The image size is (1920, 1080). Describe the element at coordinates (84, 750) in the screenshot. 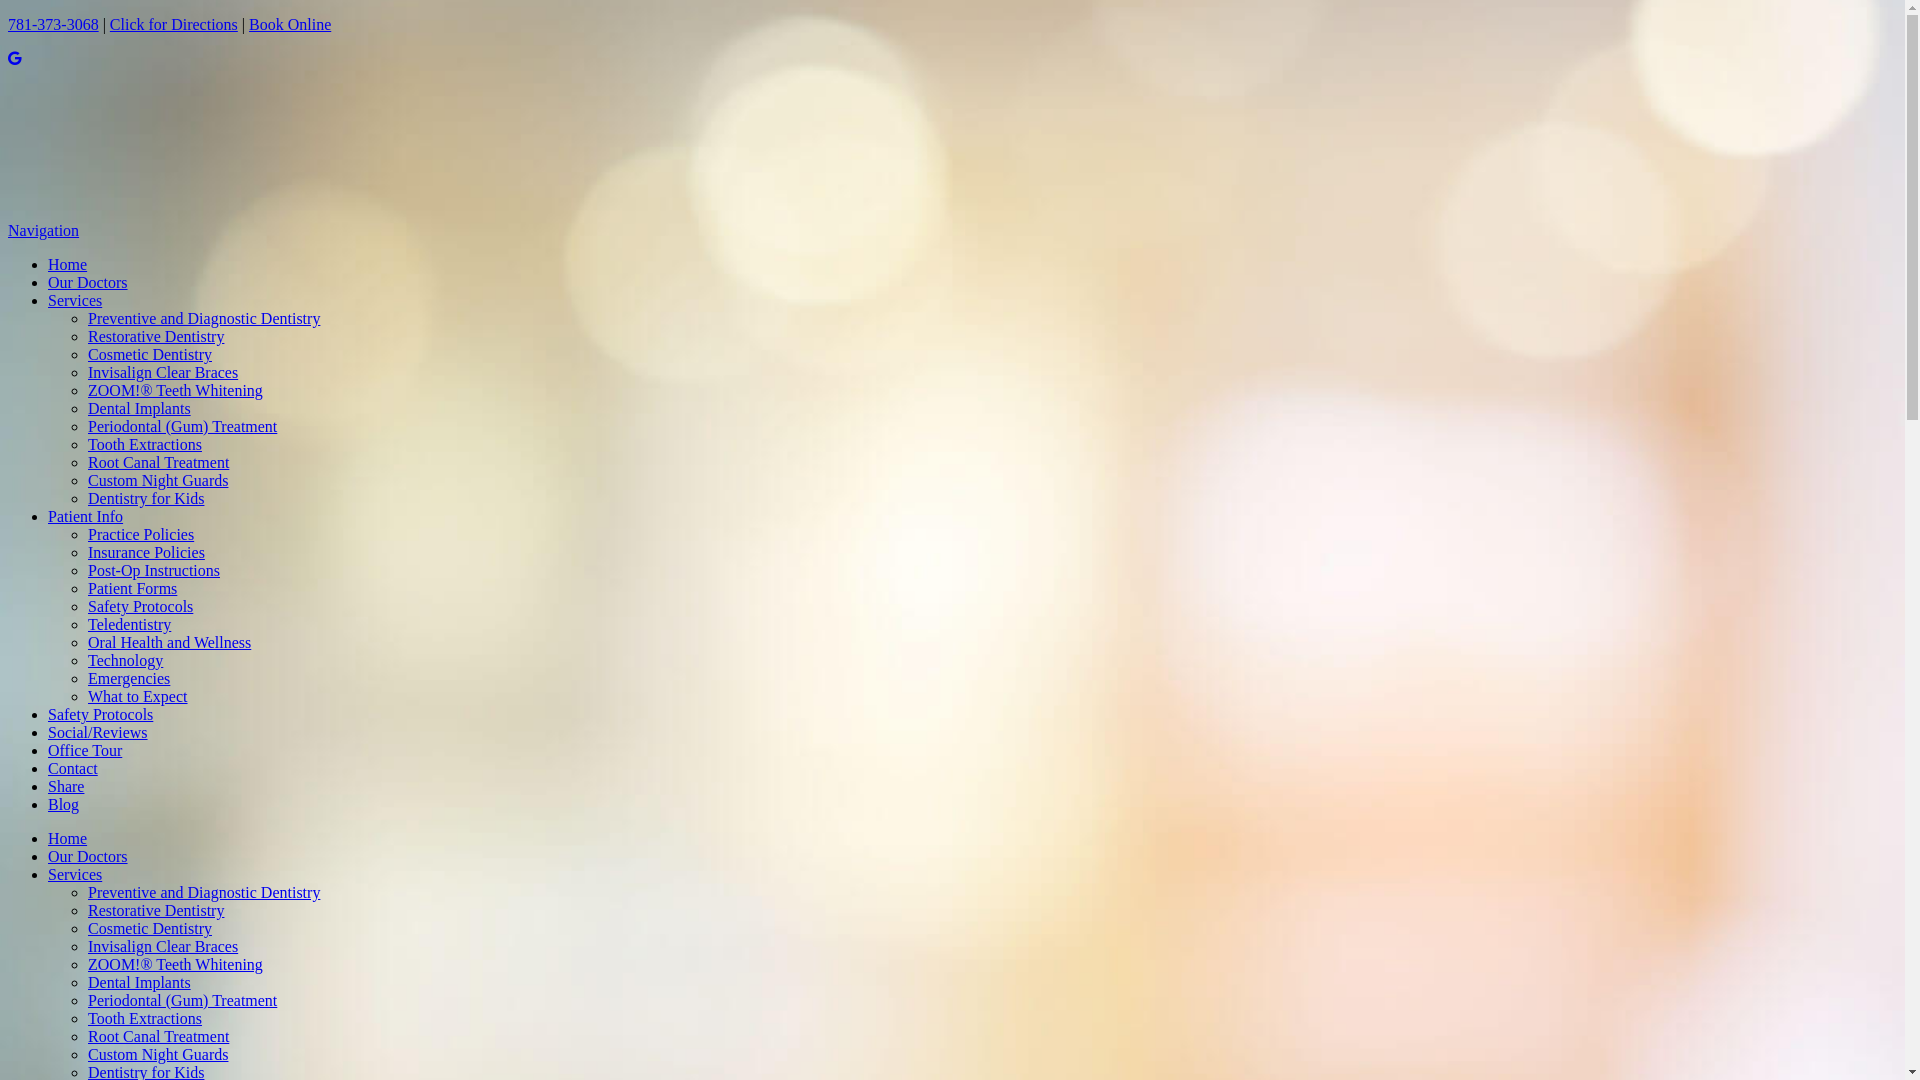

I see `'Office Tour'` at that location.